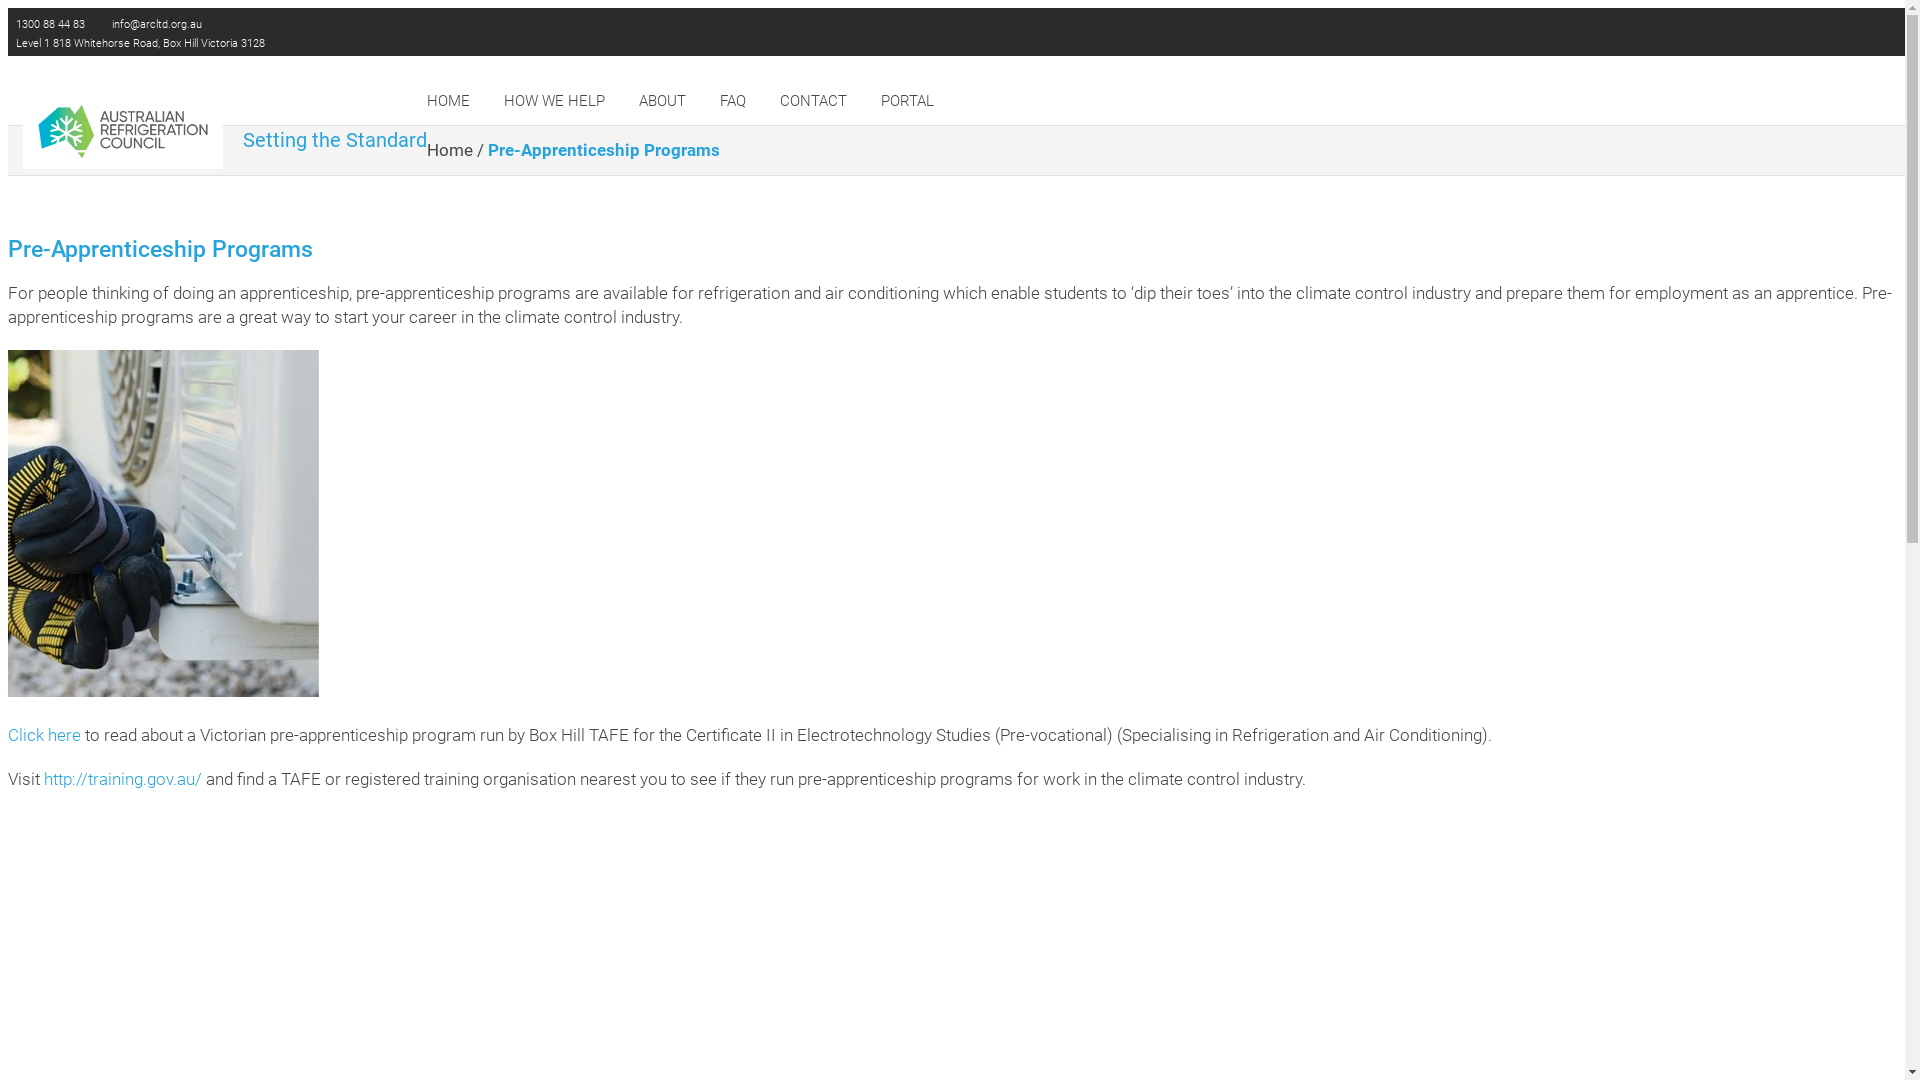 Image resolution: width=1920 pixels, height=1080 pixels. I want to click on 'HOME', so click(447, 100).